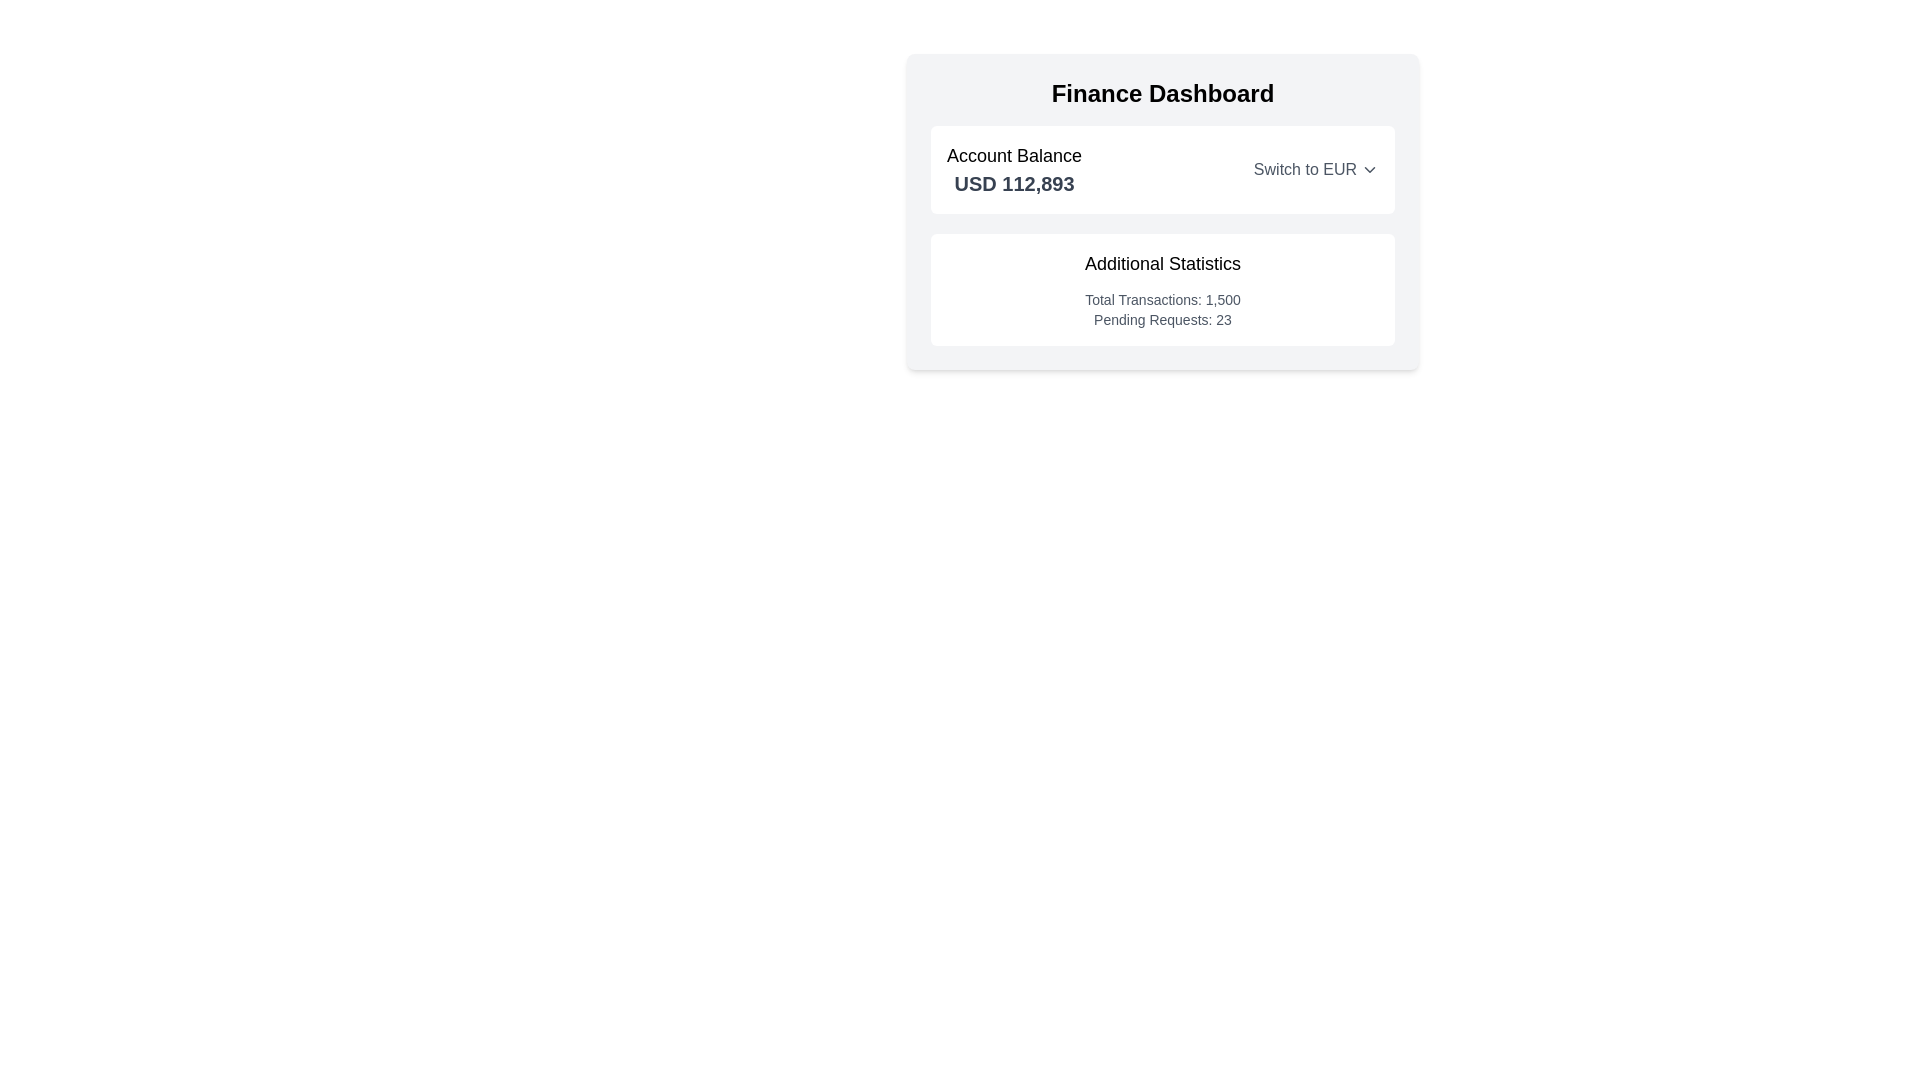 The width and height of the screenshot is (1920, 1080). Describe the element at coordinates (1368, 168) in the screenshot. I see `the dropdown indicator icon (chevron) located to the right of the 'Switch to EUR' text to trigger the tooltip or highlight effect` at that location.